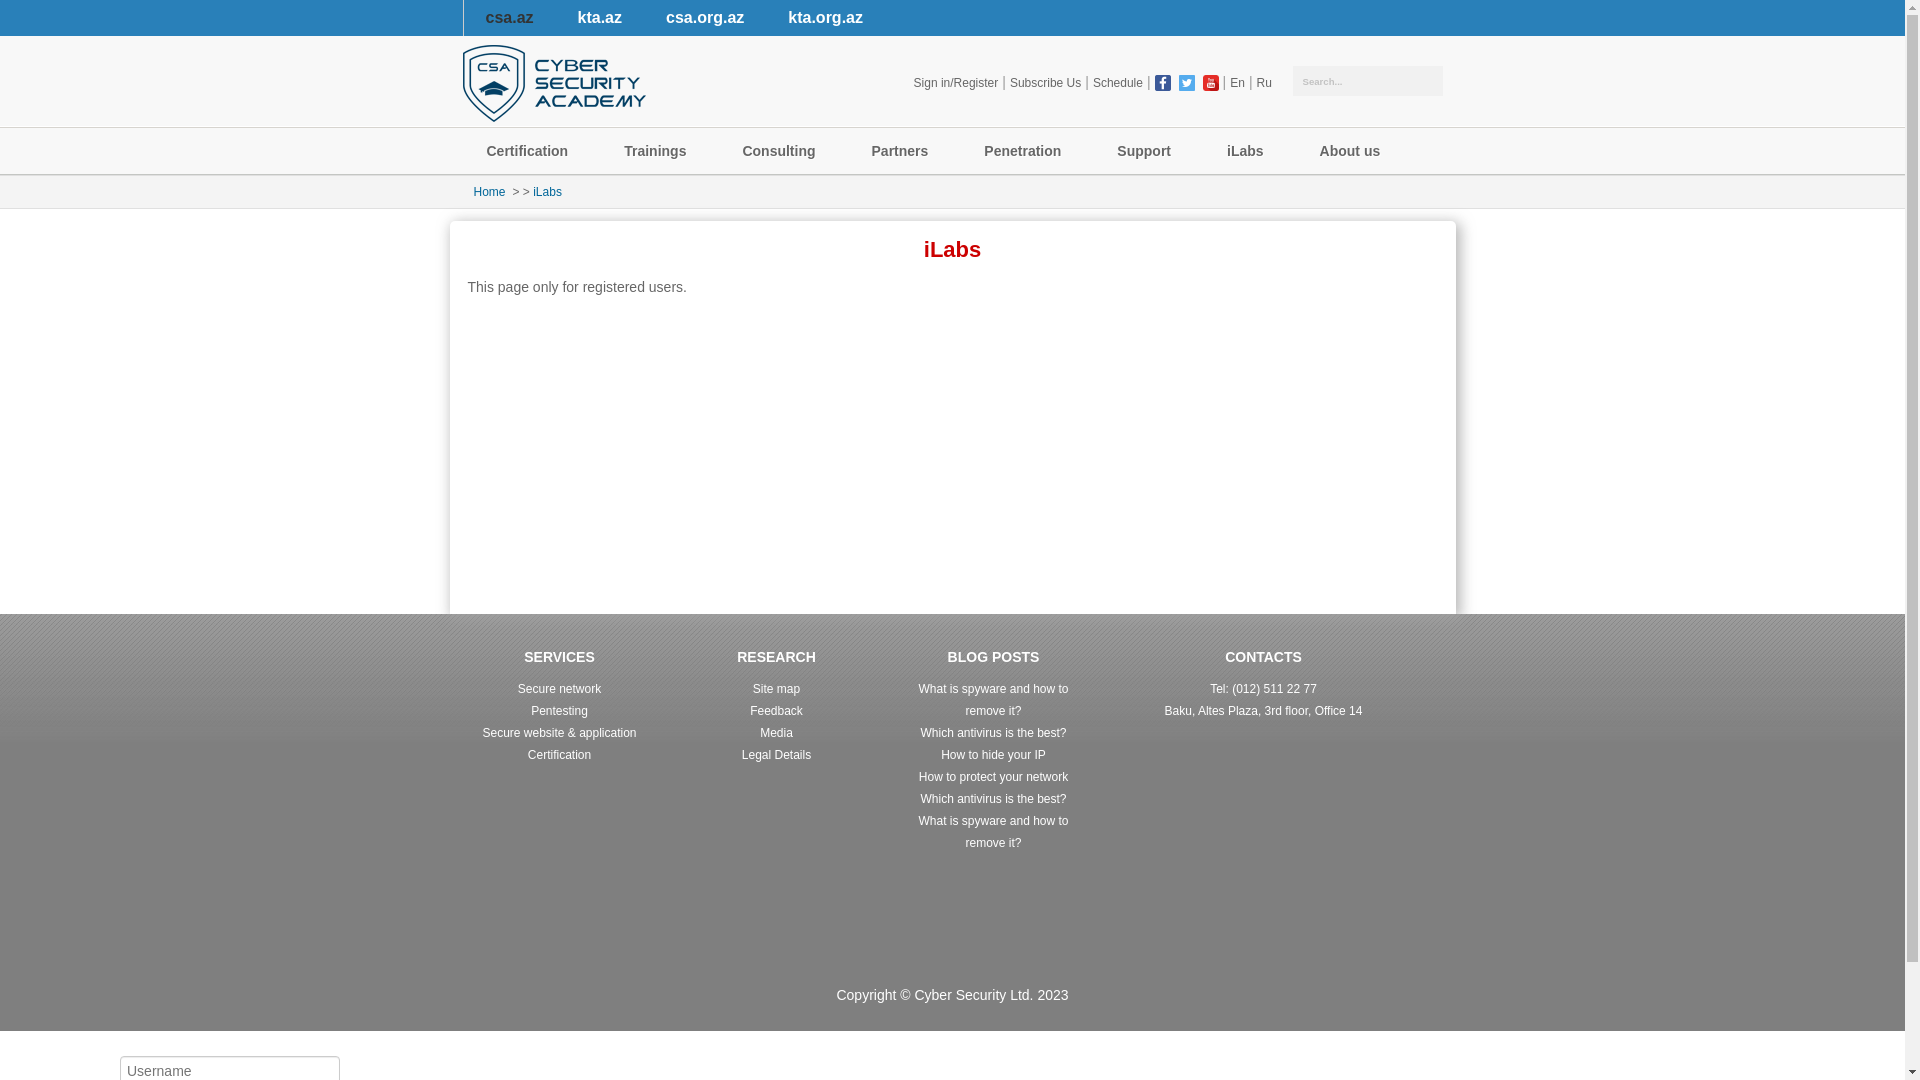 The width and height of the screenshot is (1920, 1080). I want to click on 'Site map', so click(775, 688).